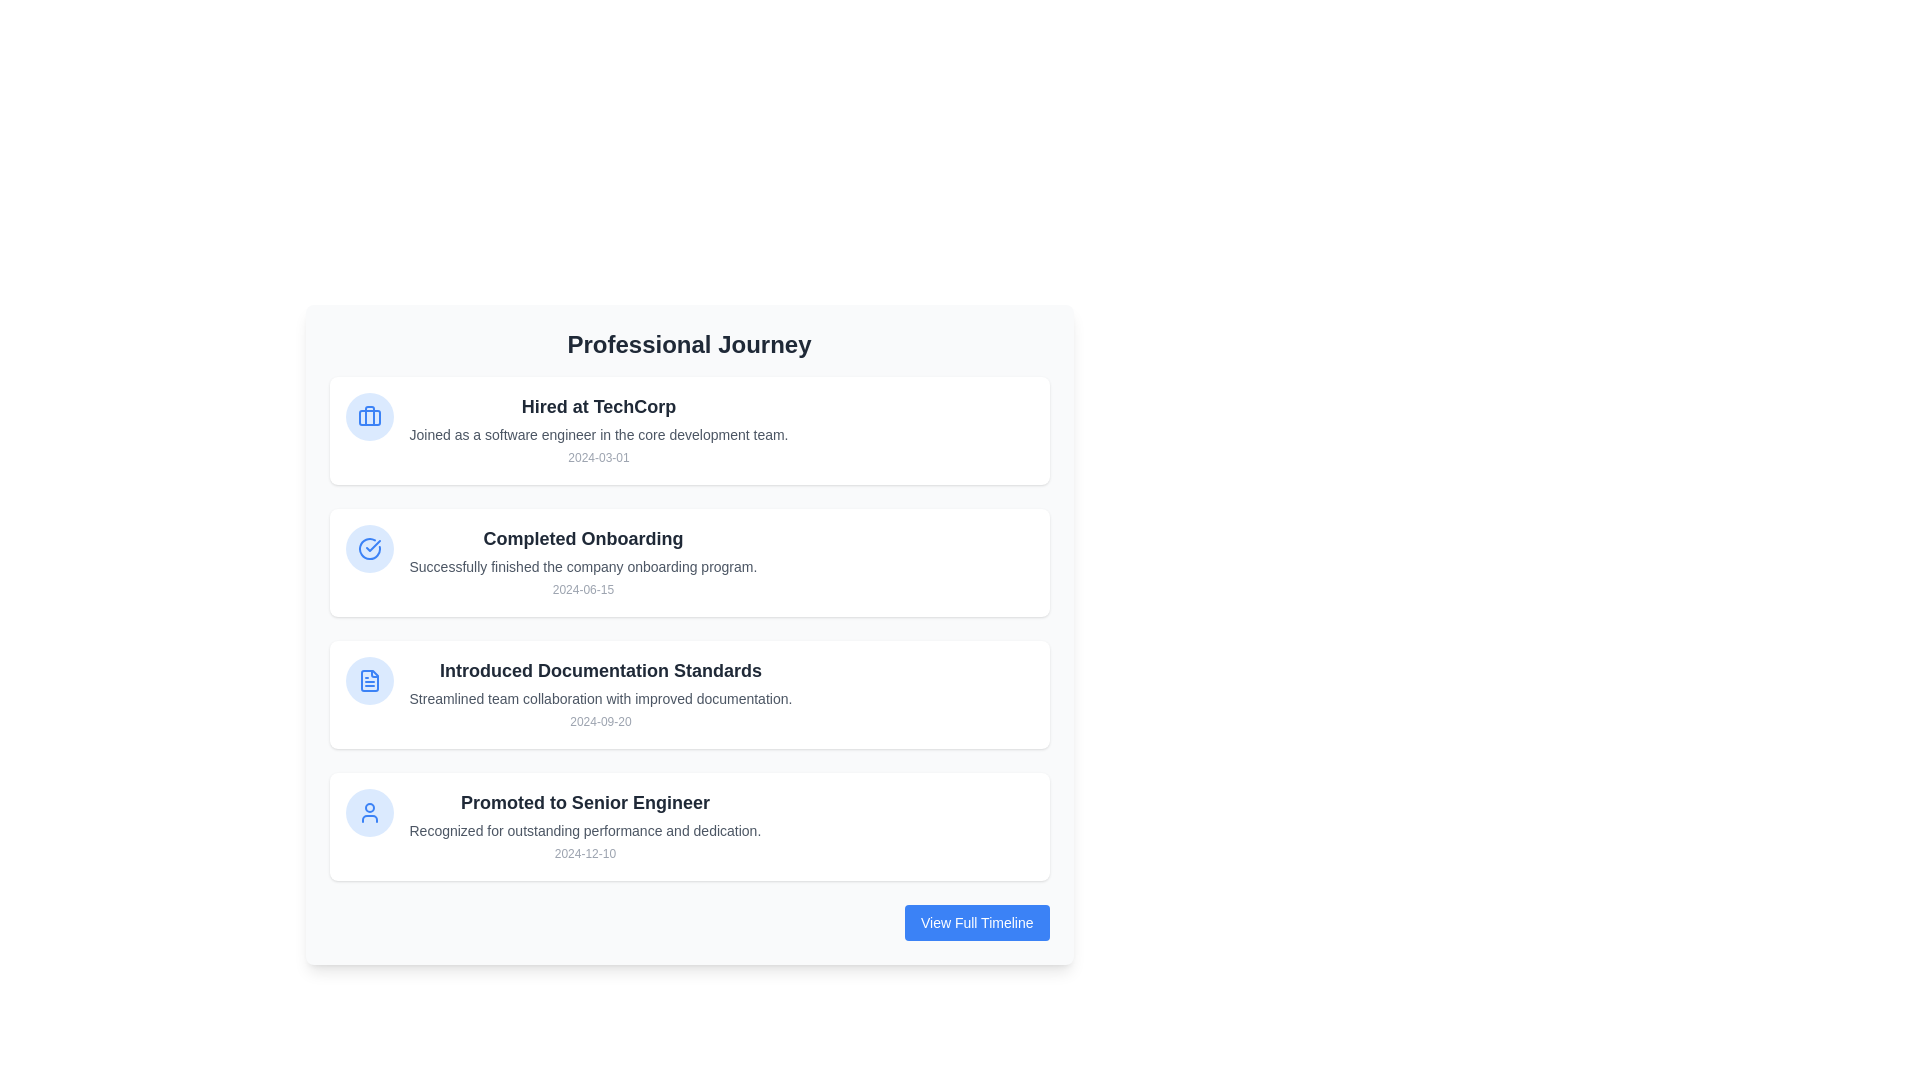  What do you see at coordinates (598, 430) in the screenshot?
I see `the Informational Text Block detailing the specific career event, which is the first entry in the vertical list of professional milestones located below the 'Professional Journey' heading` at bounding box center [598, 430].